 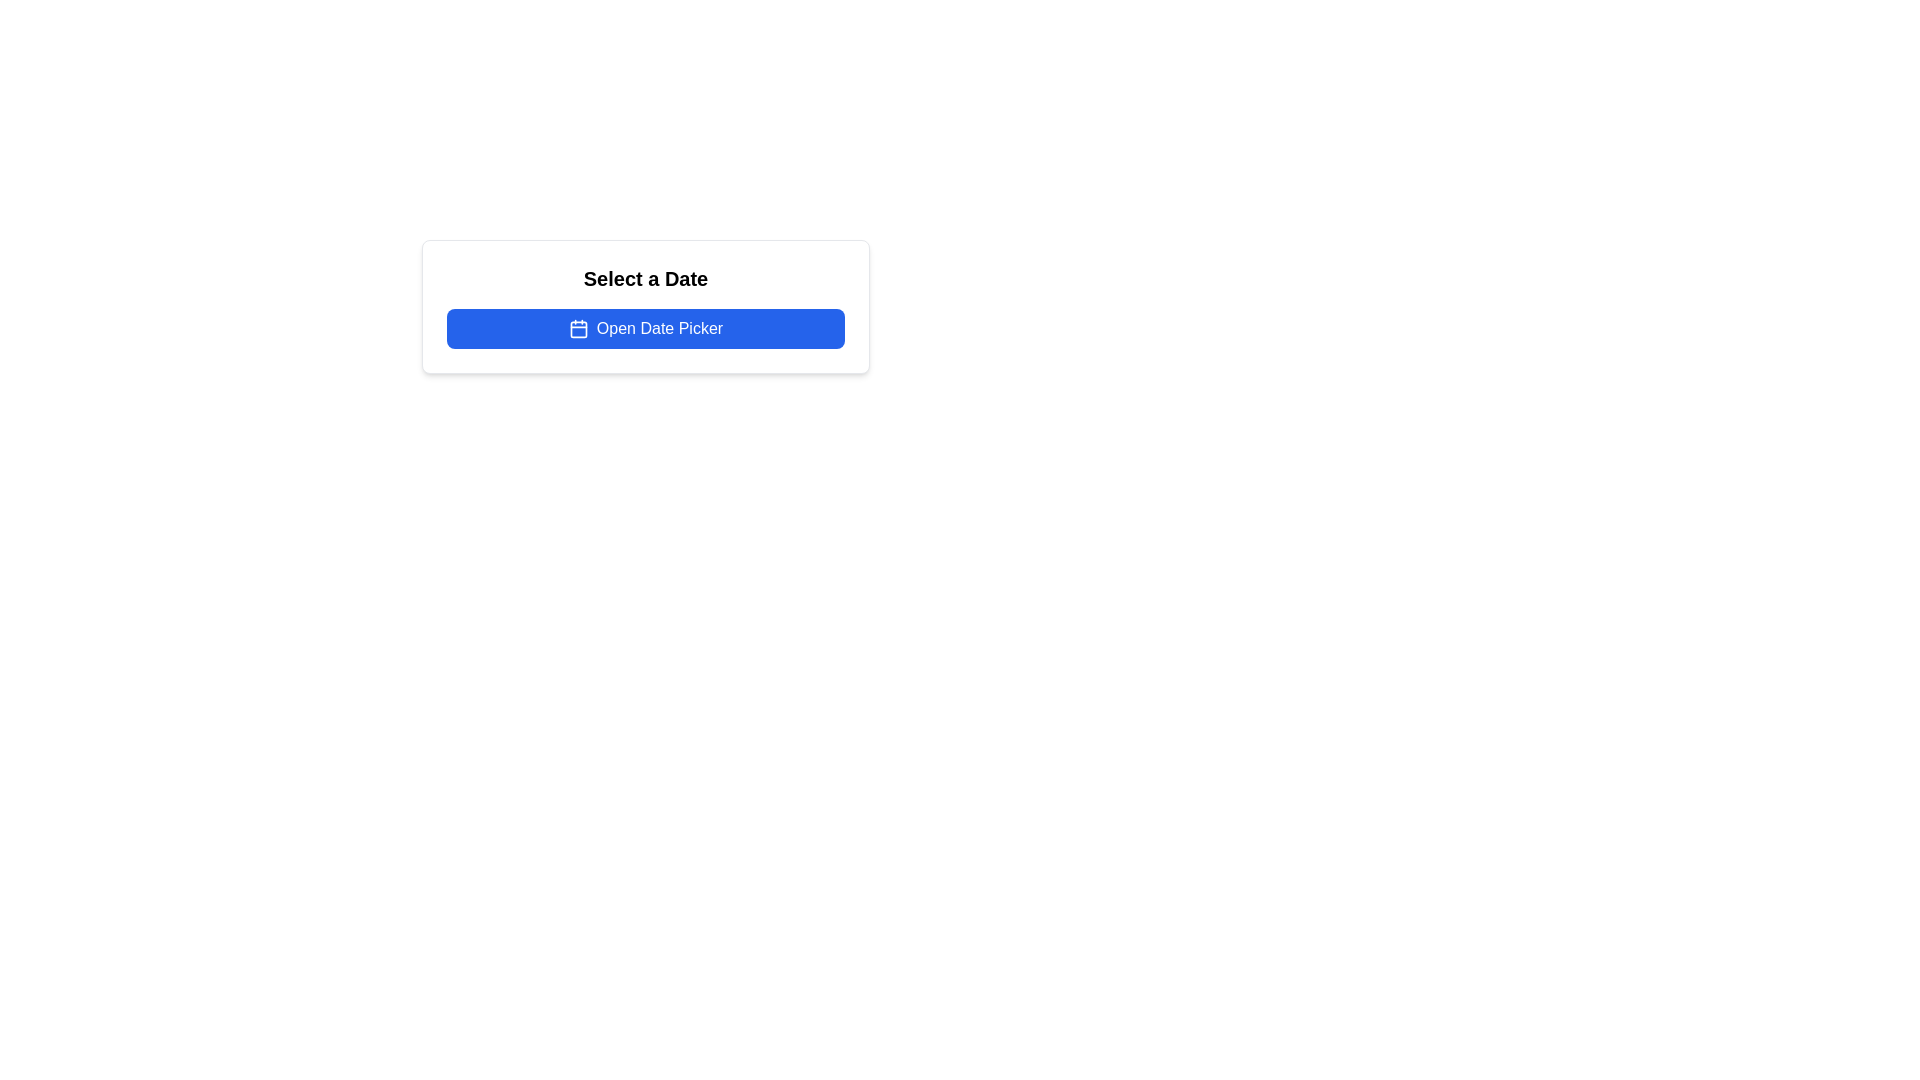 What do you see at coordinates (646, 327) in the screenshot?
I see `the 'Open Date Picker' button with a vibrant blue background and a calendar icon, located within the 'Select a Date' card interface` at bounding box center [646, 327].